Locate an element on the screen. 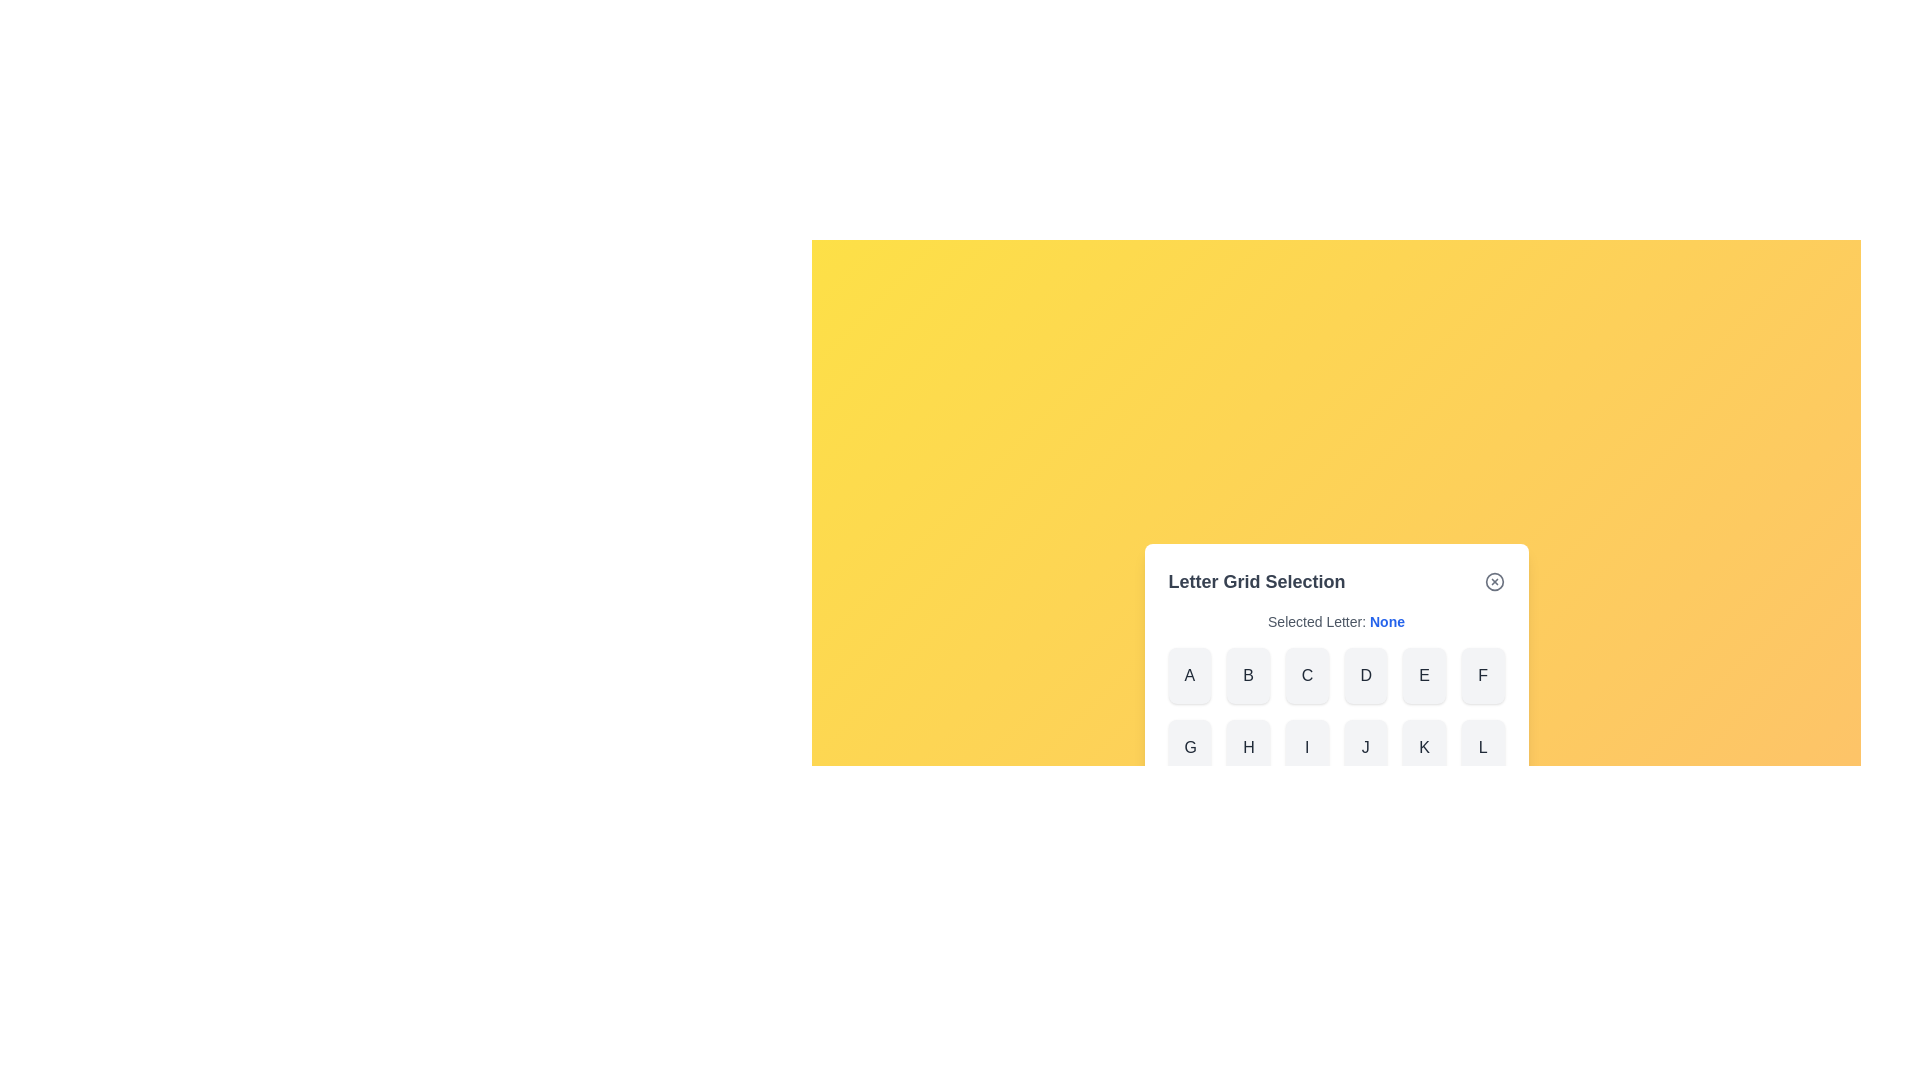  the letter E from the grid is located at coordinates (1423, 675).